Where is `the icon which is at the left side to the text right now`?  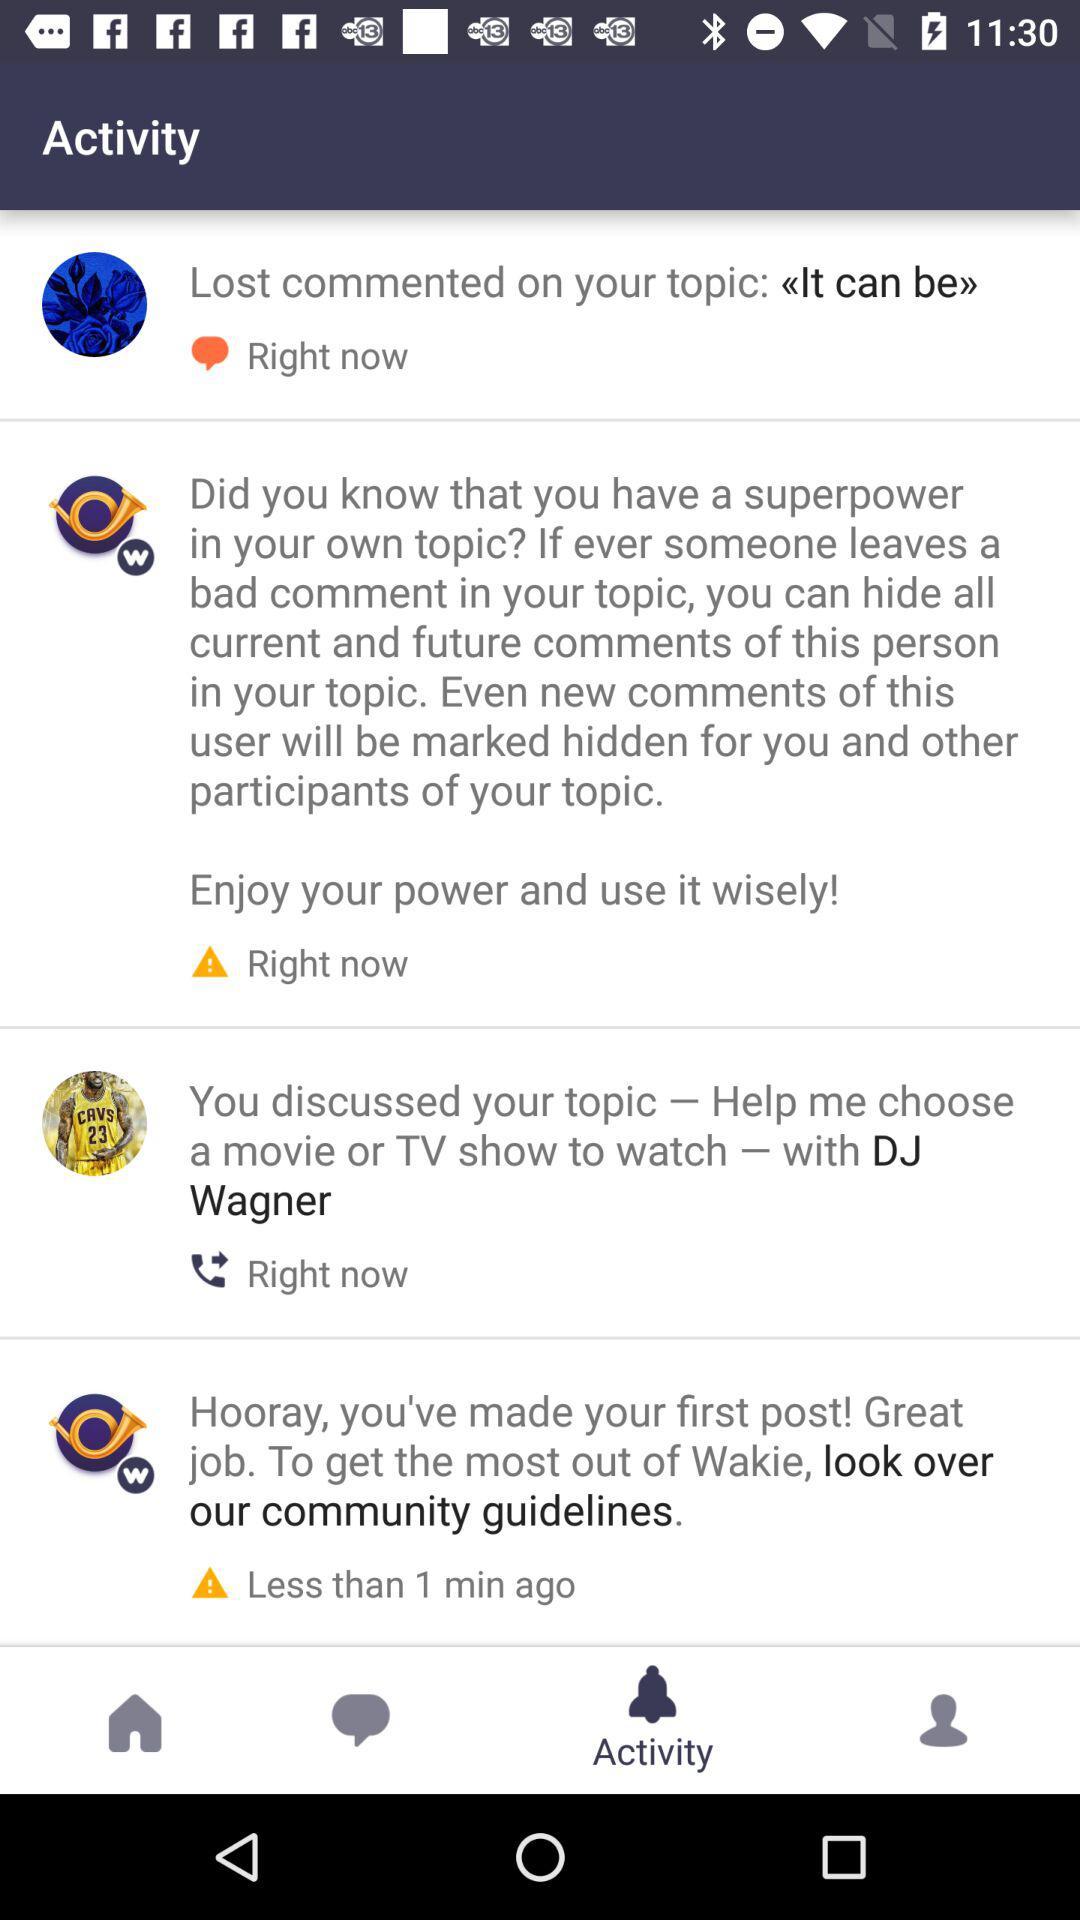 the icon which is at the left side to the text right now is located at coordinates (209, 958).